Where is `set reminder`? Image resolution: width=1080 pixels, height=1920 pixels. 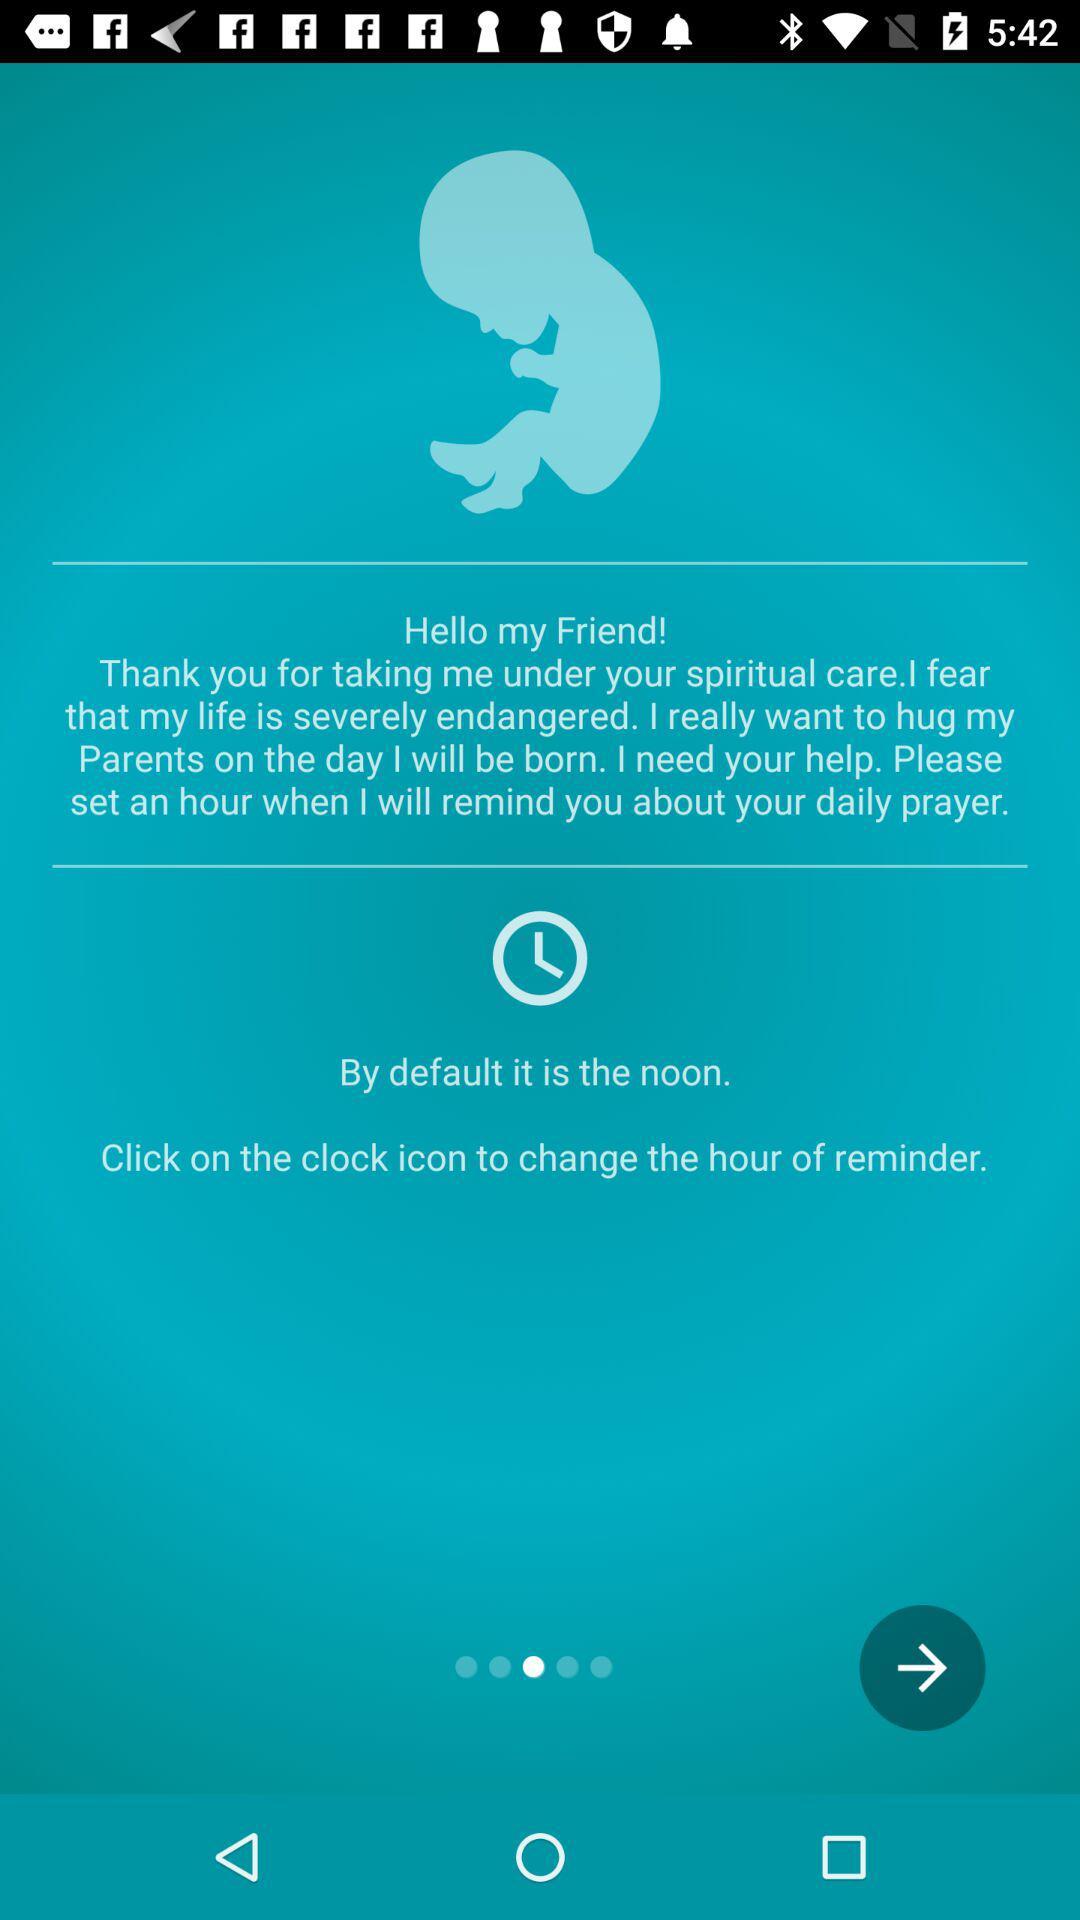
set reminder is located at coordinates (540, 955).